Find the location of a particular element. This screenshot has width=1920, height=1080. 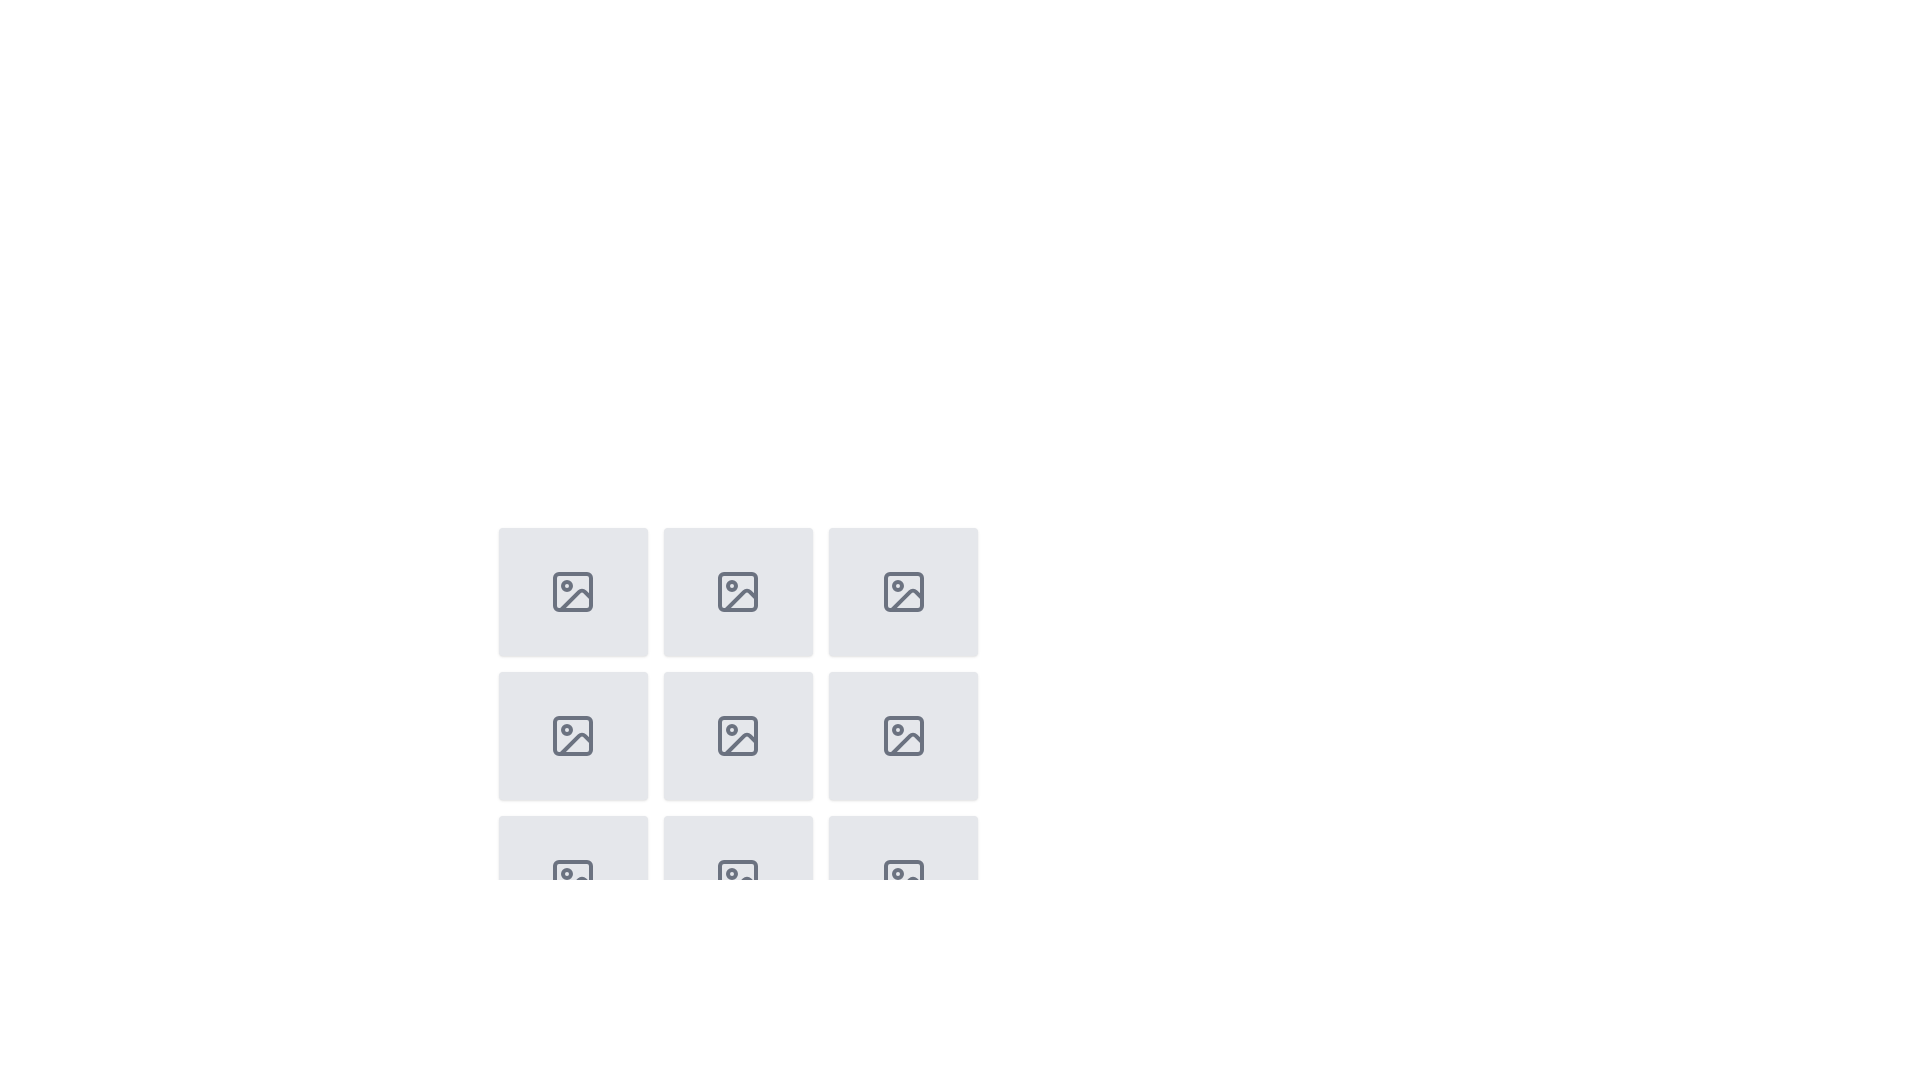

the gray icon shaped like an image placeholder located at the bottom-right corner of a 3x3 grid of similar icons is located at coordinates (902, 878).